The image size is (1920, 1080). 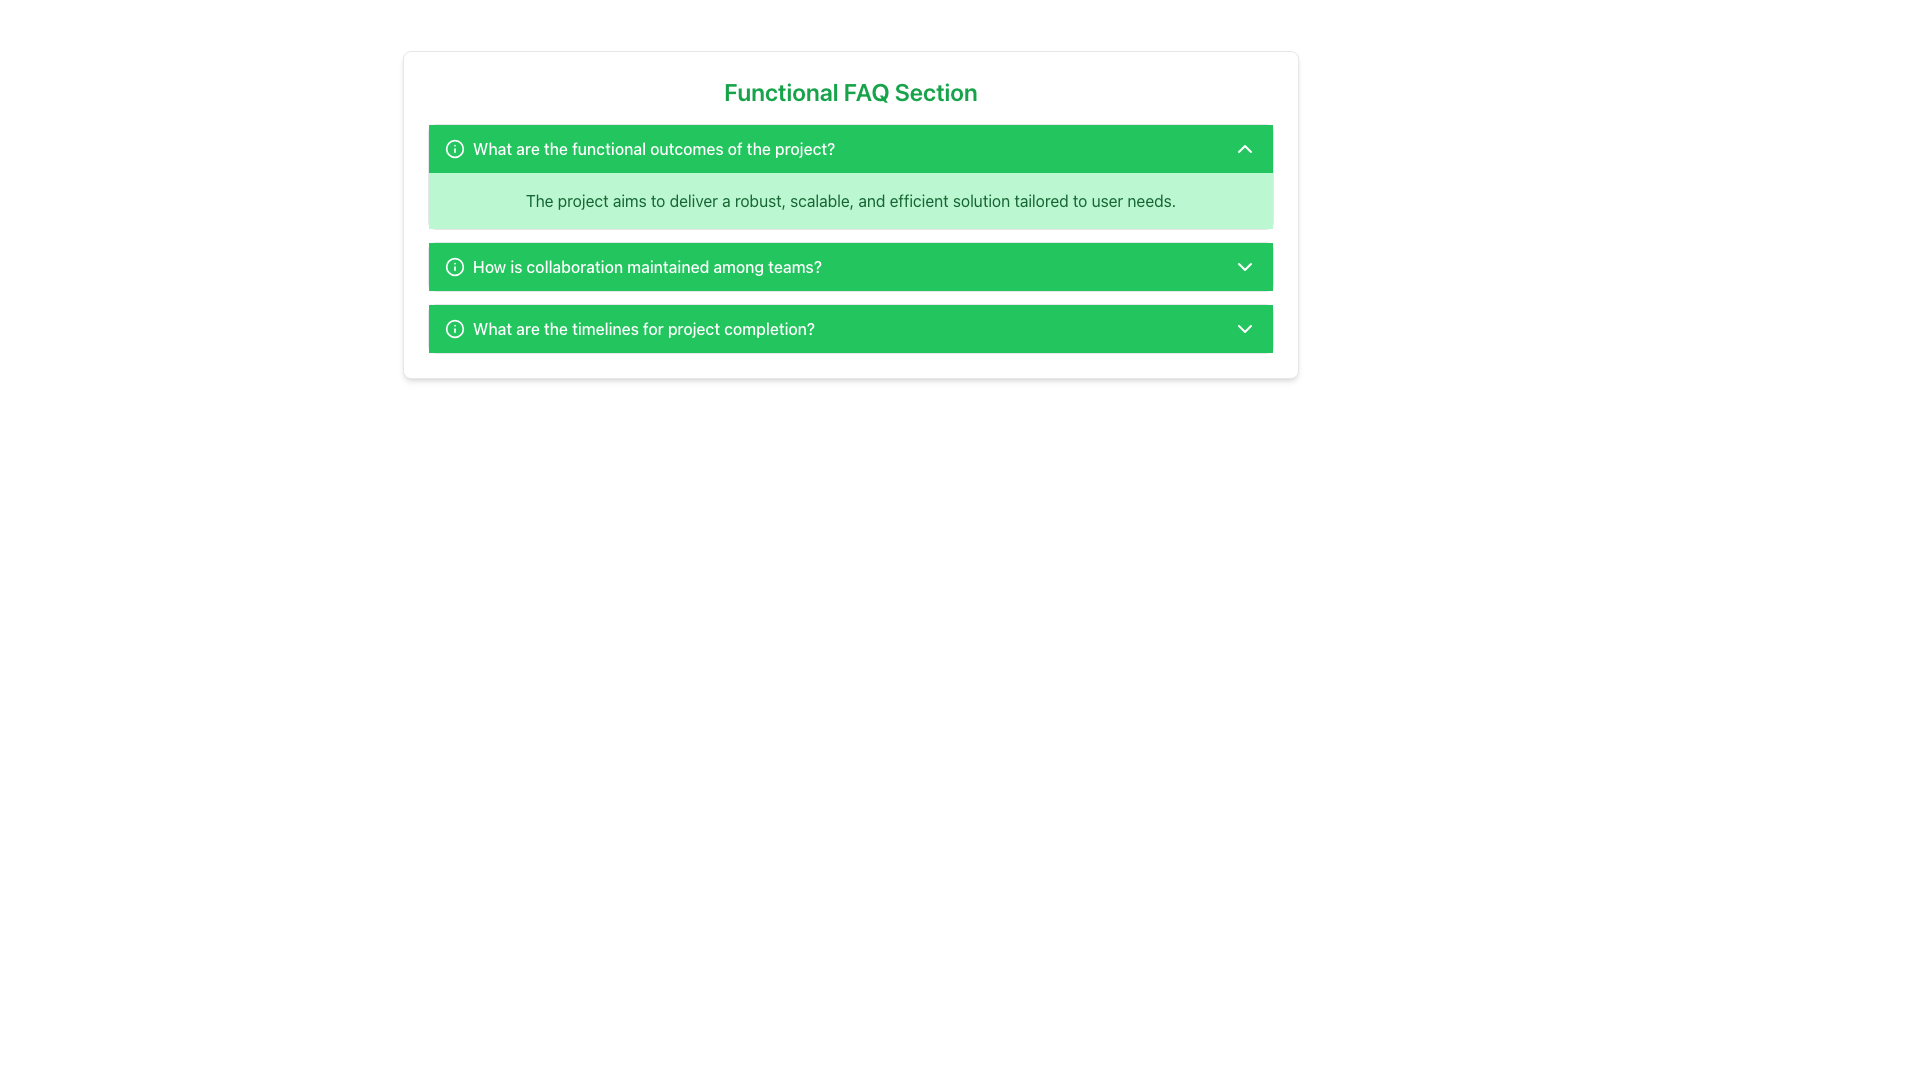 I want to click on the Chevron-Down icon located on the rightmost side of the green header bar, so click(x=1243, y=265).